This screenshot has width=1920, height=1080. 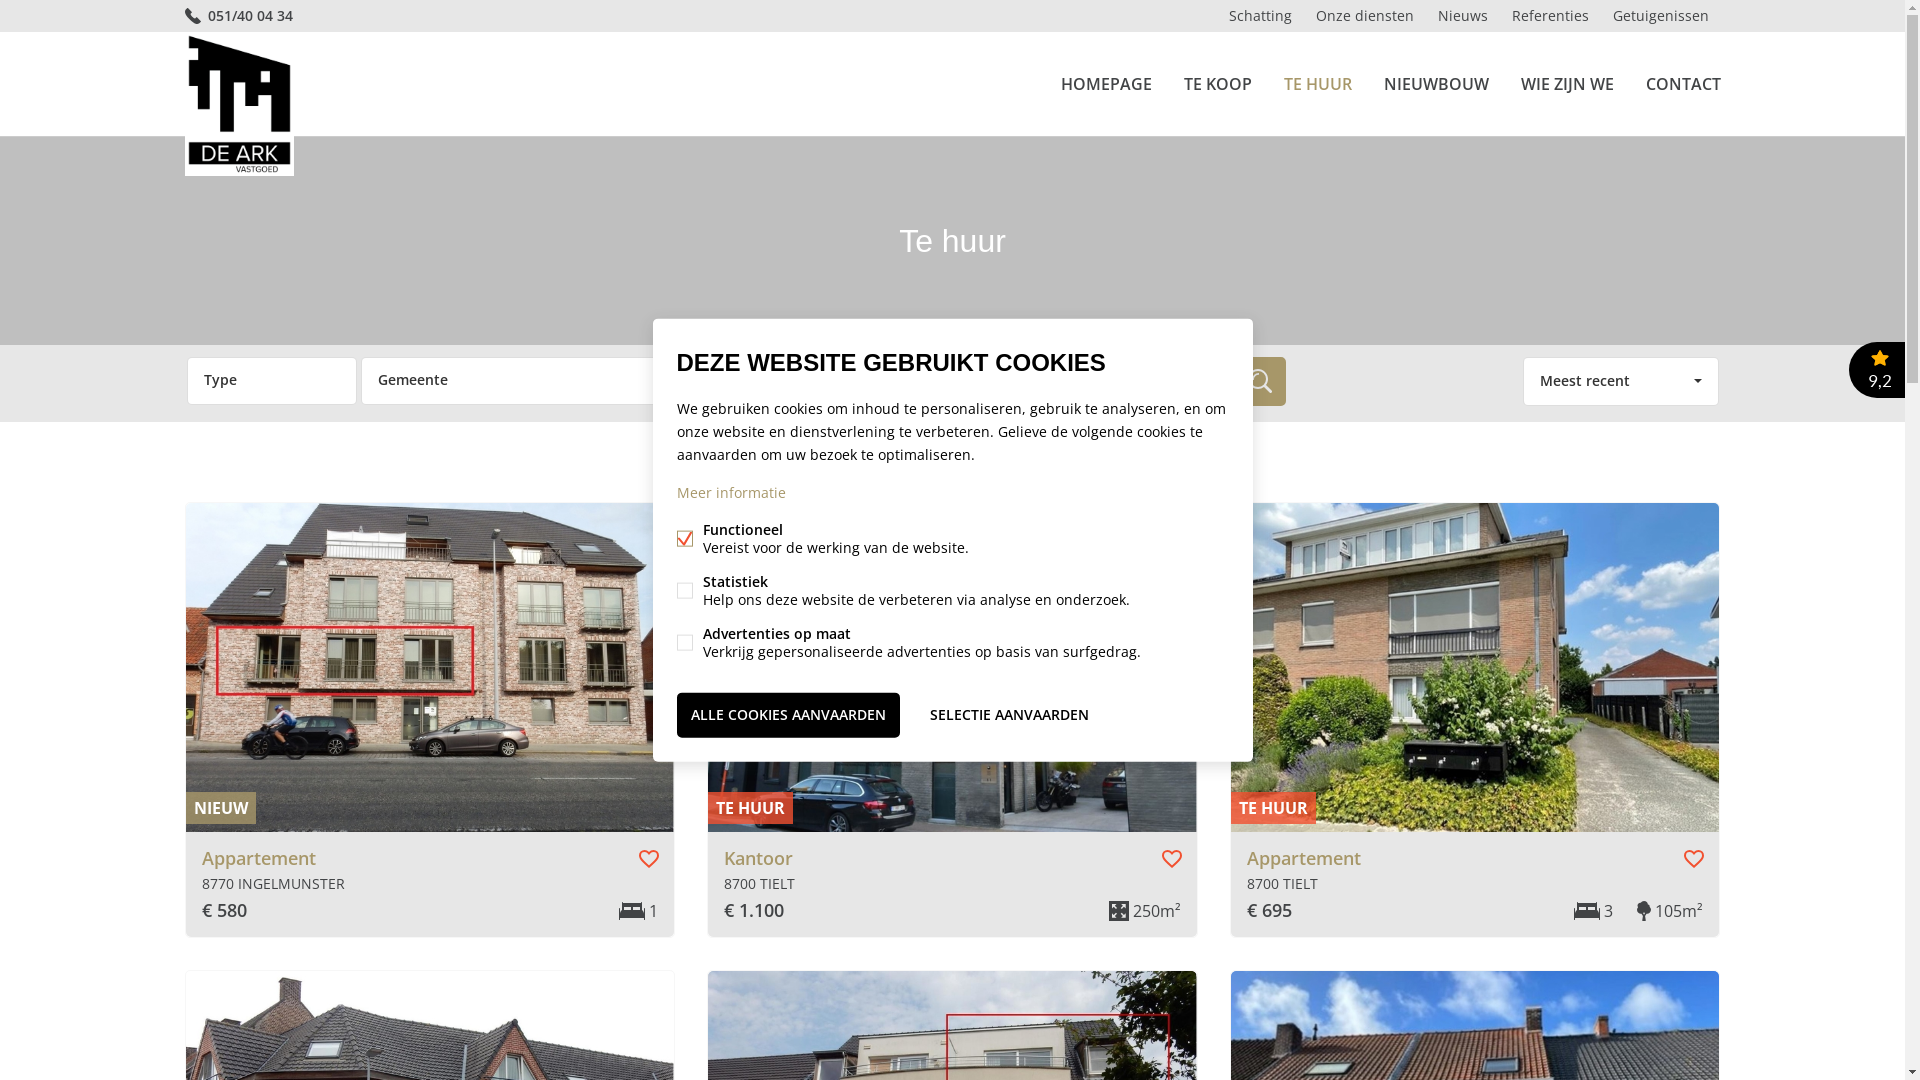 What do you see at coordinates (1258, 15) in the screenshot?
I see `'Schatting'` at bounding box center [1258, 15].